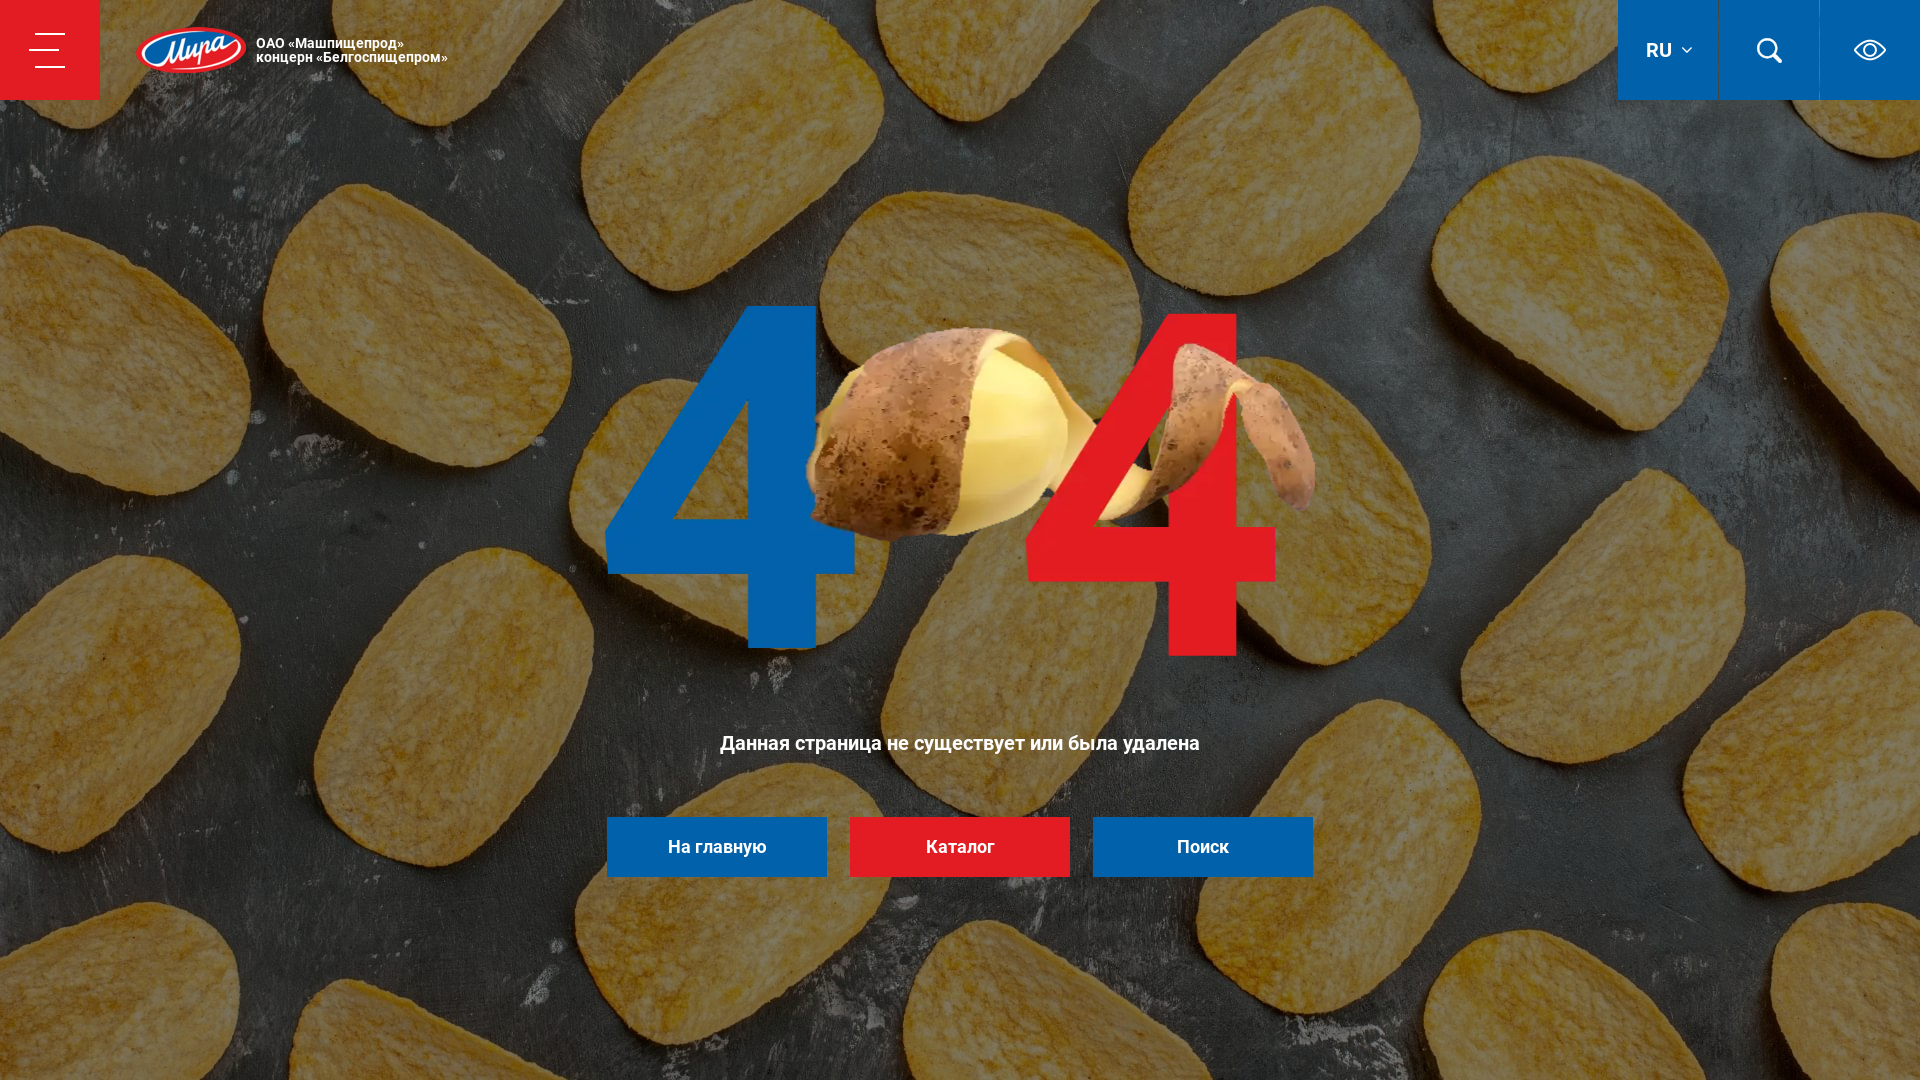 The height and width of the screenshot is (1080, 1920). I want to click on 'RU', so click(1667, 49).